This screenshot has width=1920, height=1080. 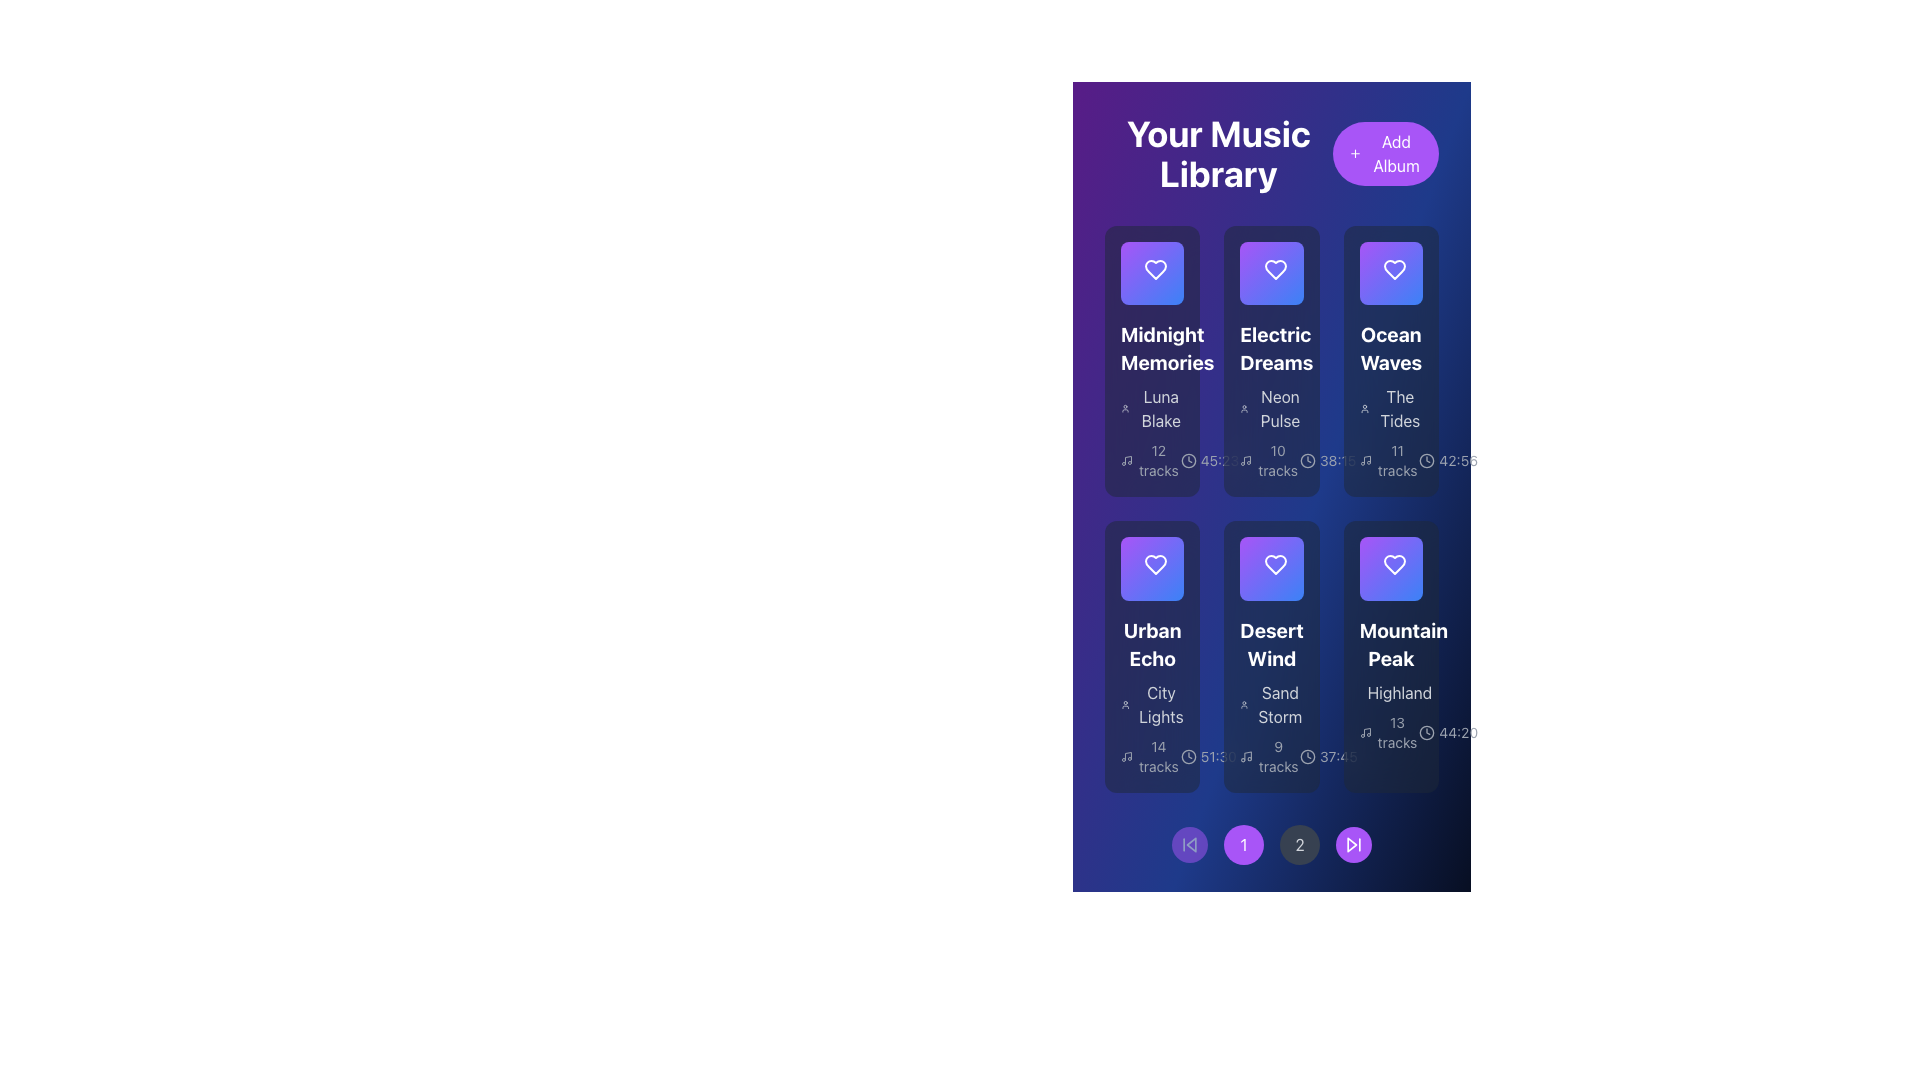 I want to click on the text label with an icon indicating the number of audio tracks in the 'Electric Dreams' album, located in the second column of the first row of the music library grid, below the album title 'Neon Pulse', so click(x=1271, y=461).